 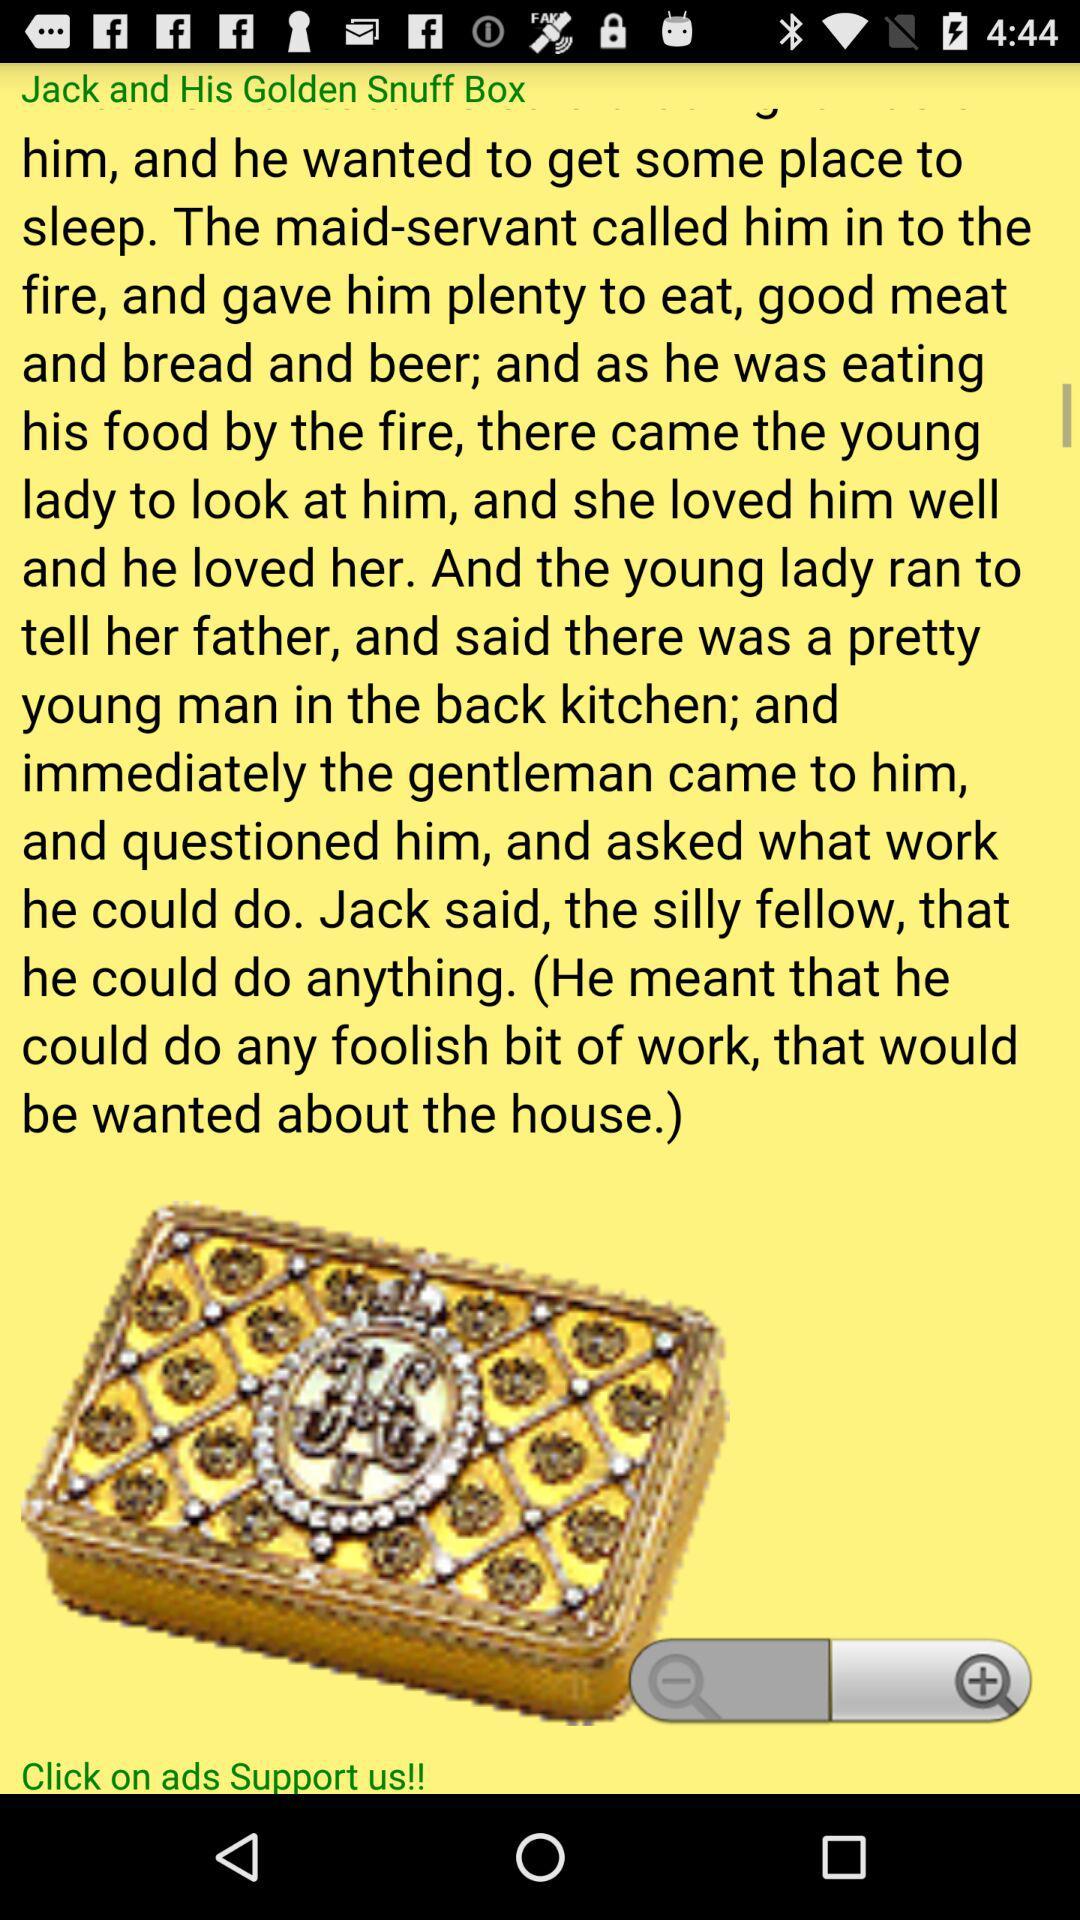 I want to click on story content, so click(x=540, y=928).